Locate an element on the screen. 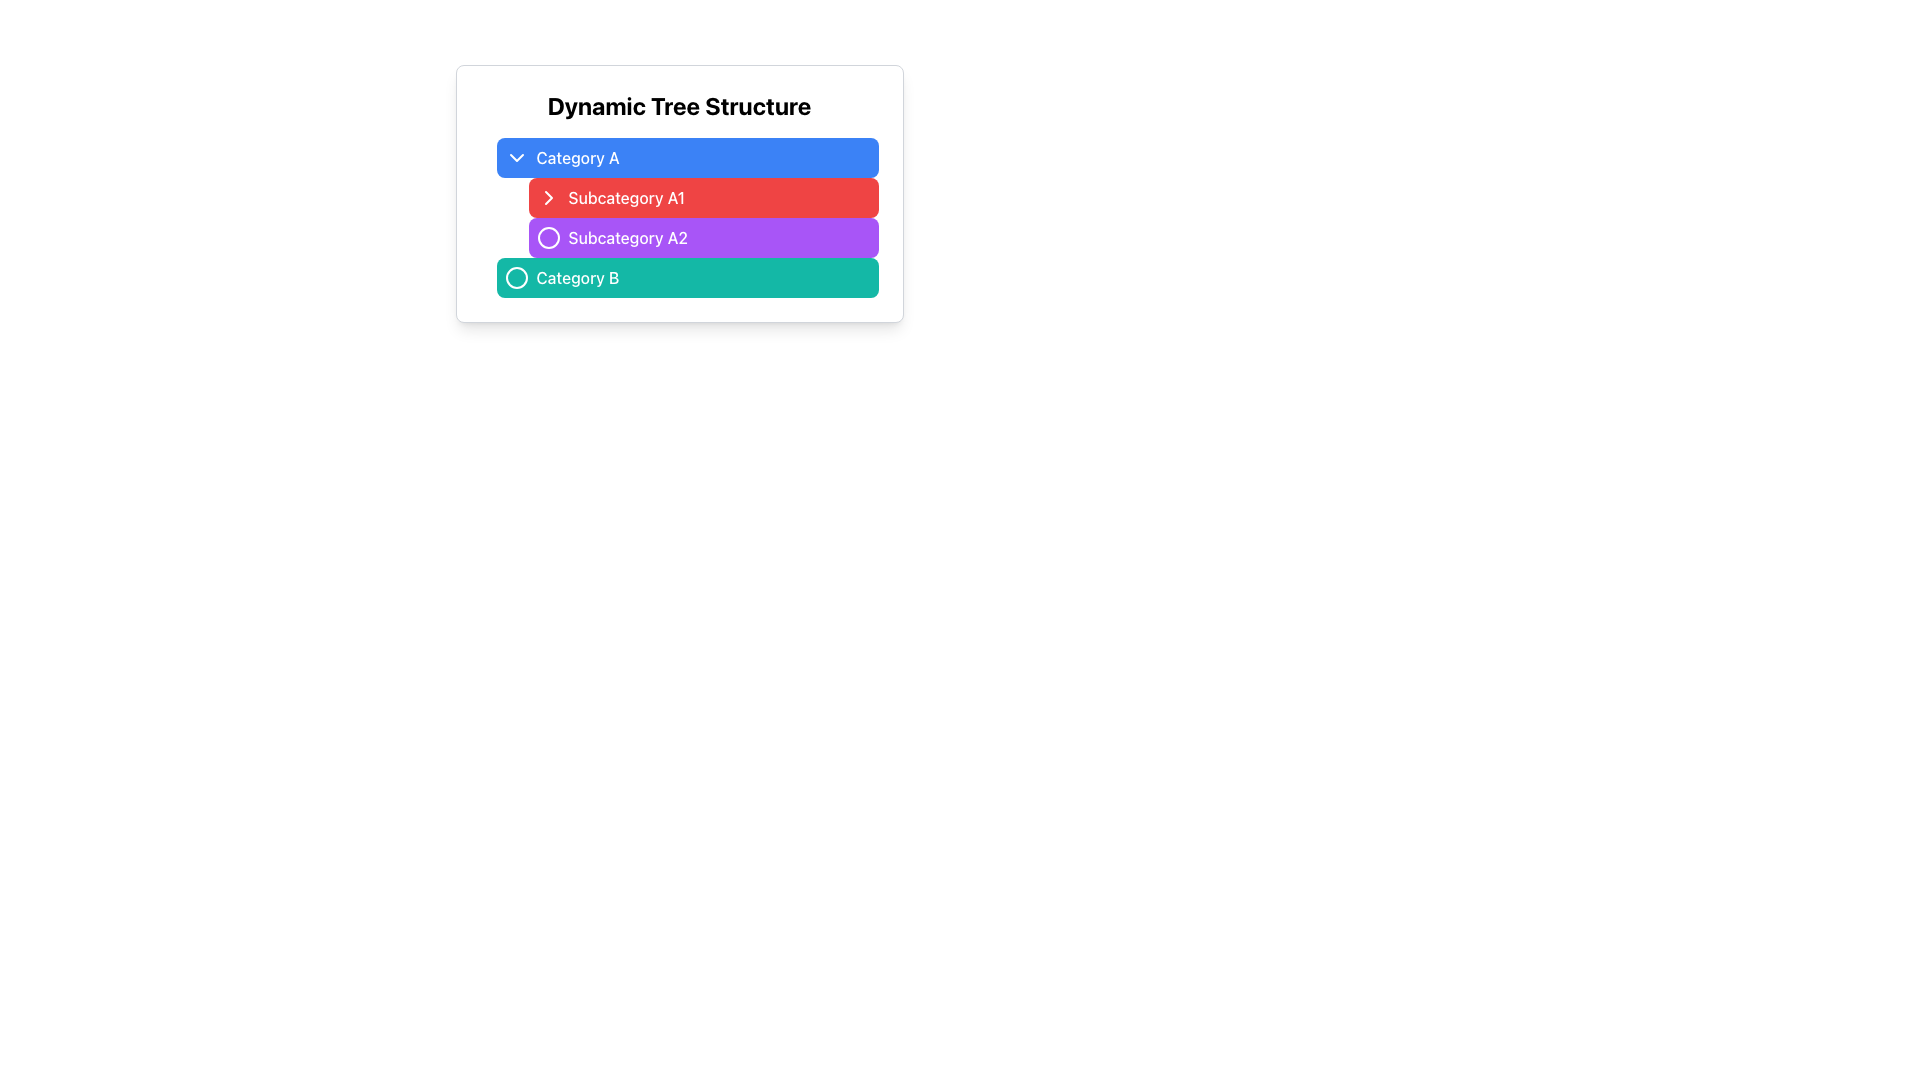 This screenshot has width=1920, height=1080. the button labeled 'Subcategory A2' with a purple background, located in the center-right area below 'Subcategory A1' and above 'Category B' is located at coordinates (703, 237).